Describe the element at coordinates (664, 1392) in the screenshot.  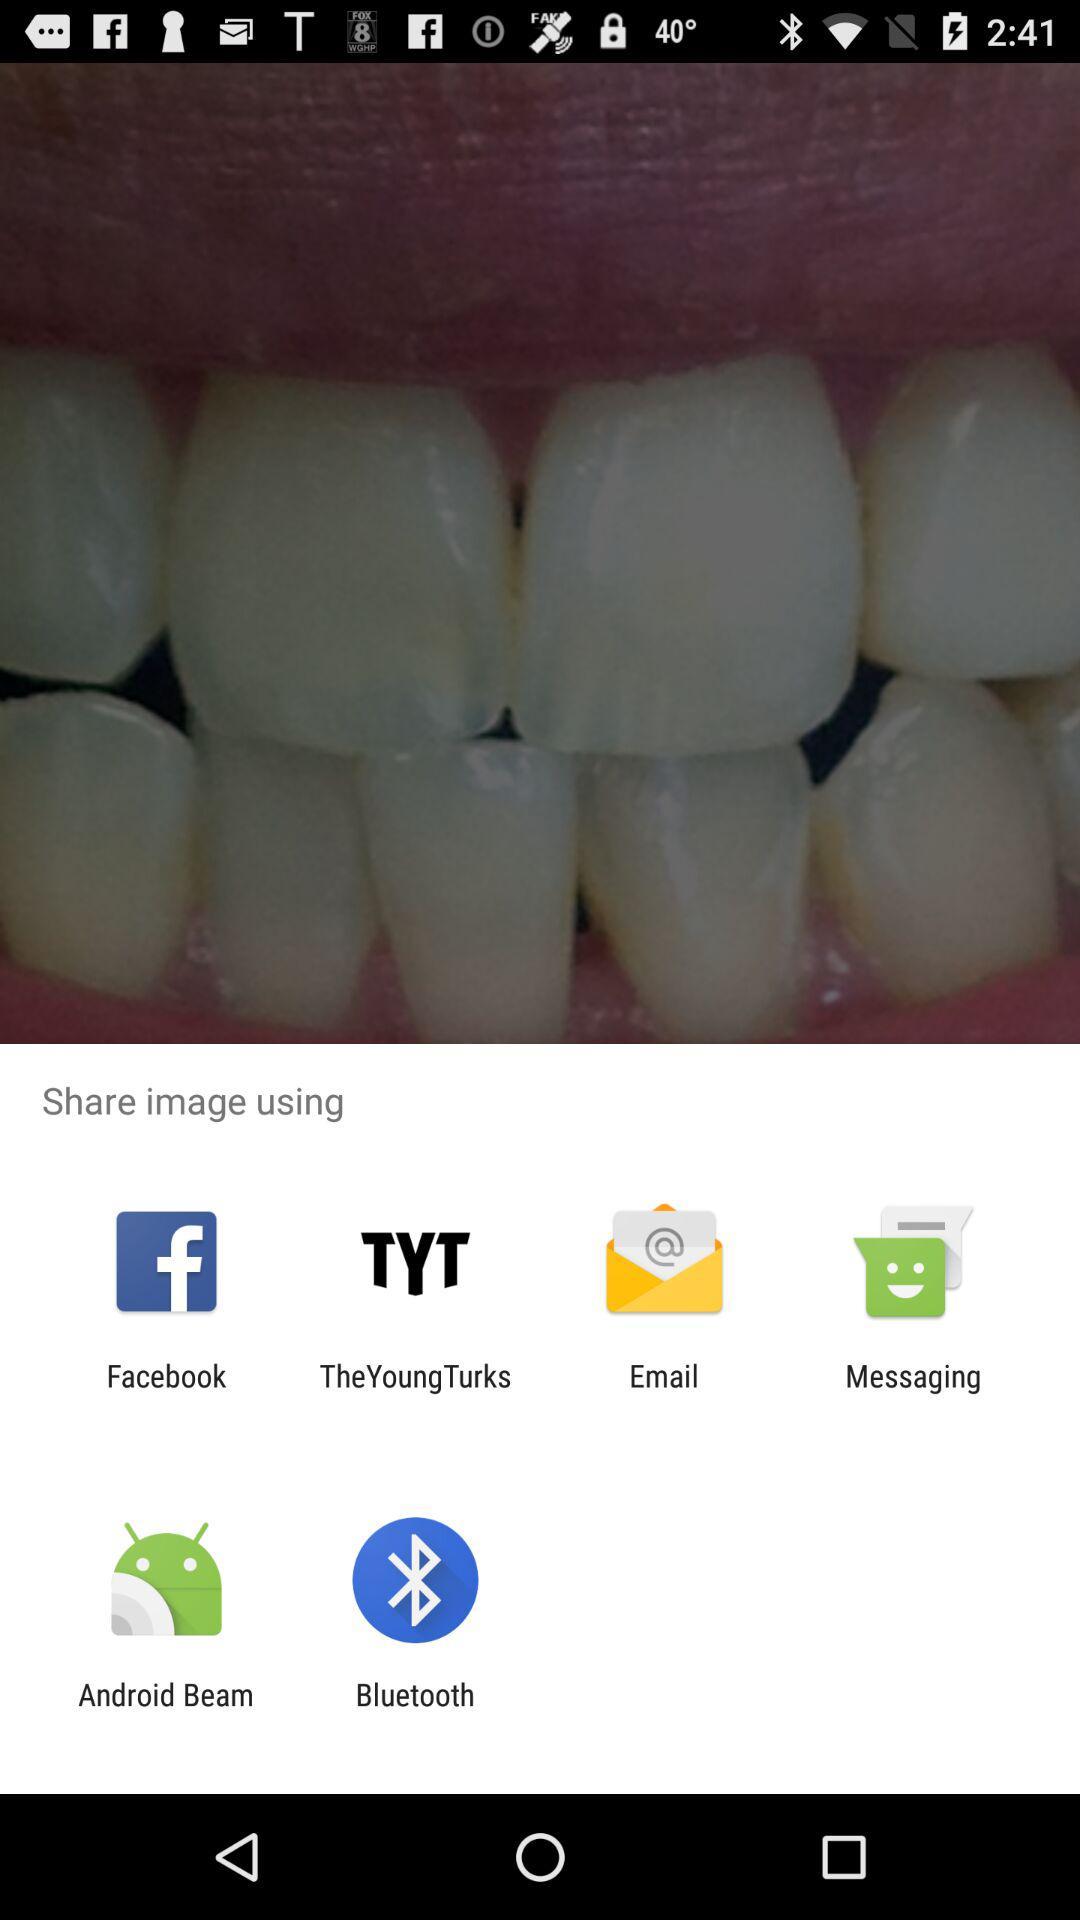
I see `icon next to the theyoungturks item` at that location.